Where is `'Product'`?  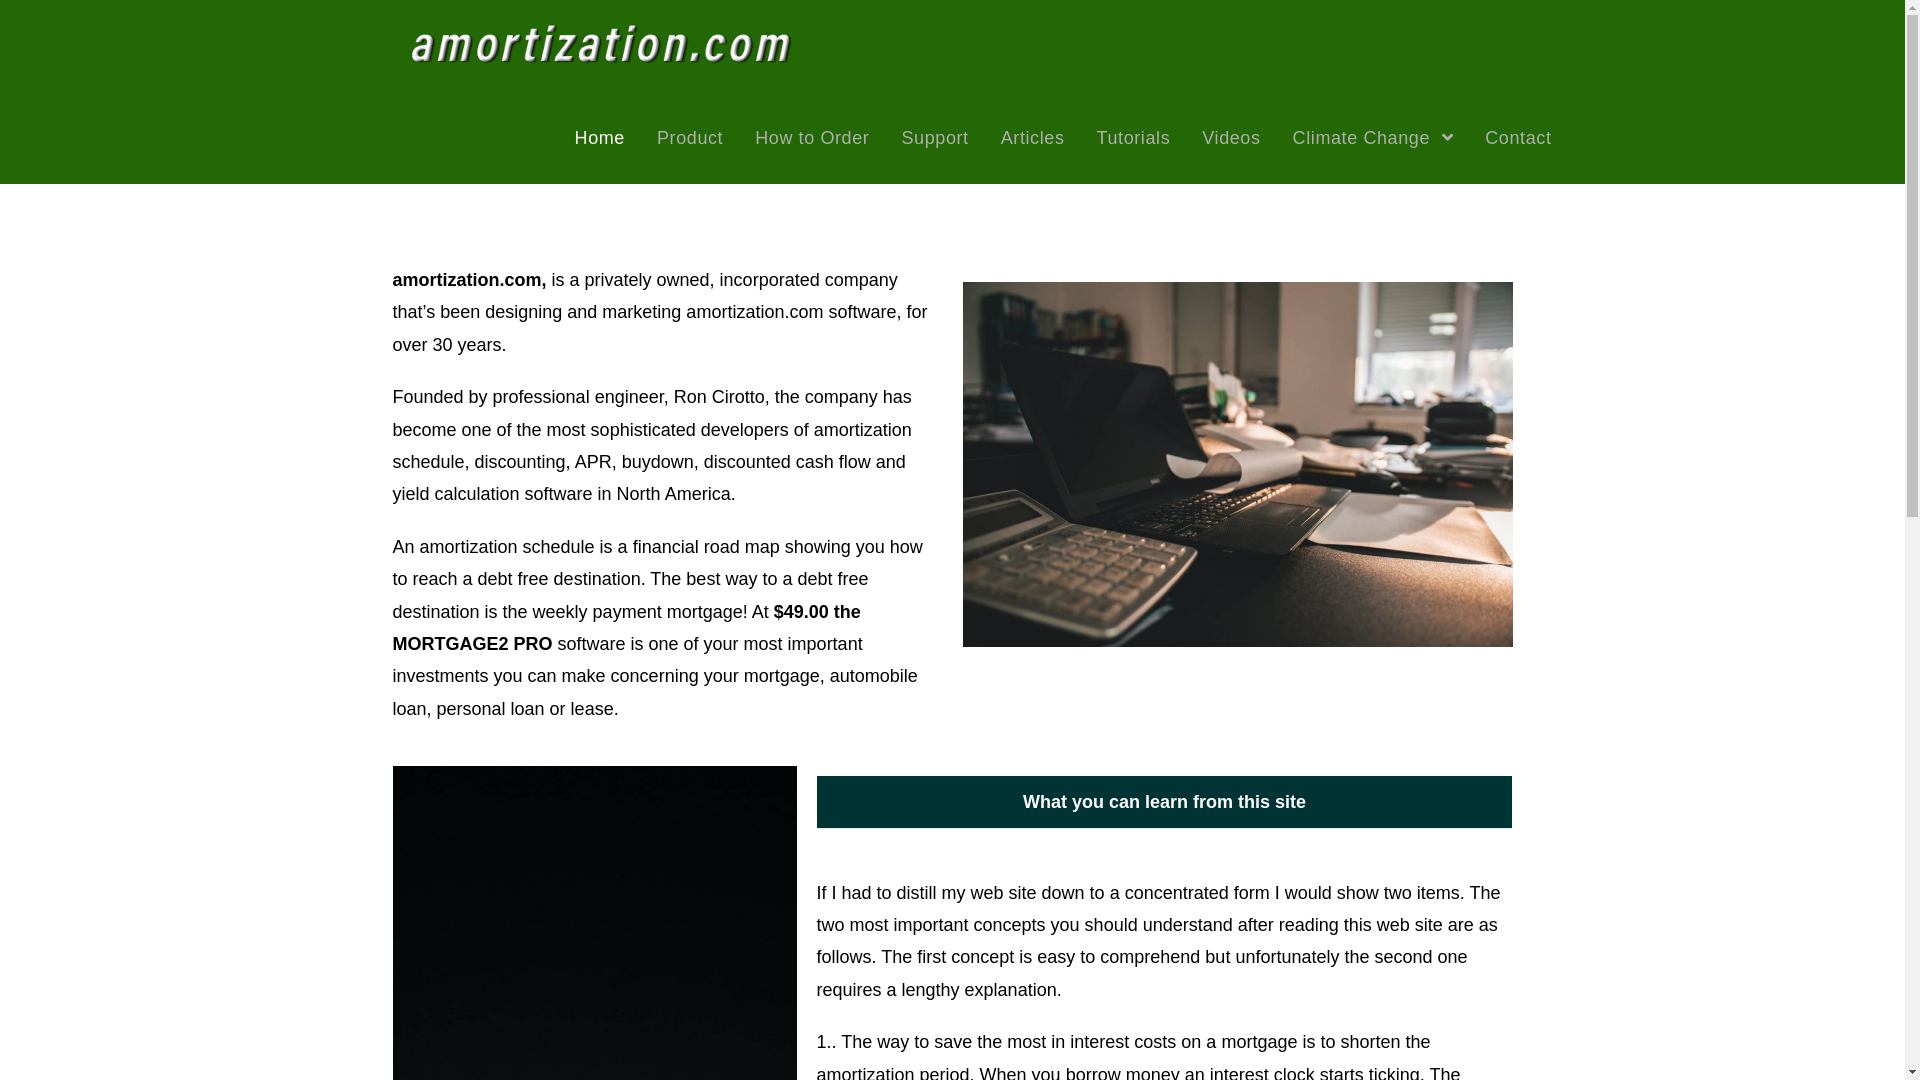
'Product' is located at coordinates (641, 137).